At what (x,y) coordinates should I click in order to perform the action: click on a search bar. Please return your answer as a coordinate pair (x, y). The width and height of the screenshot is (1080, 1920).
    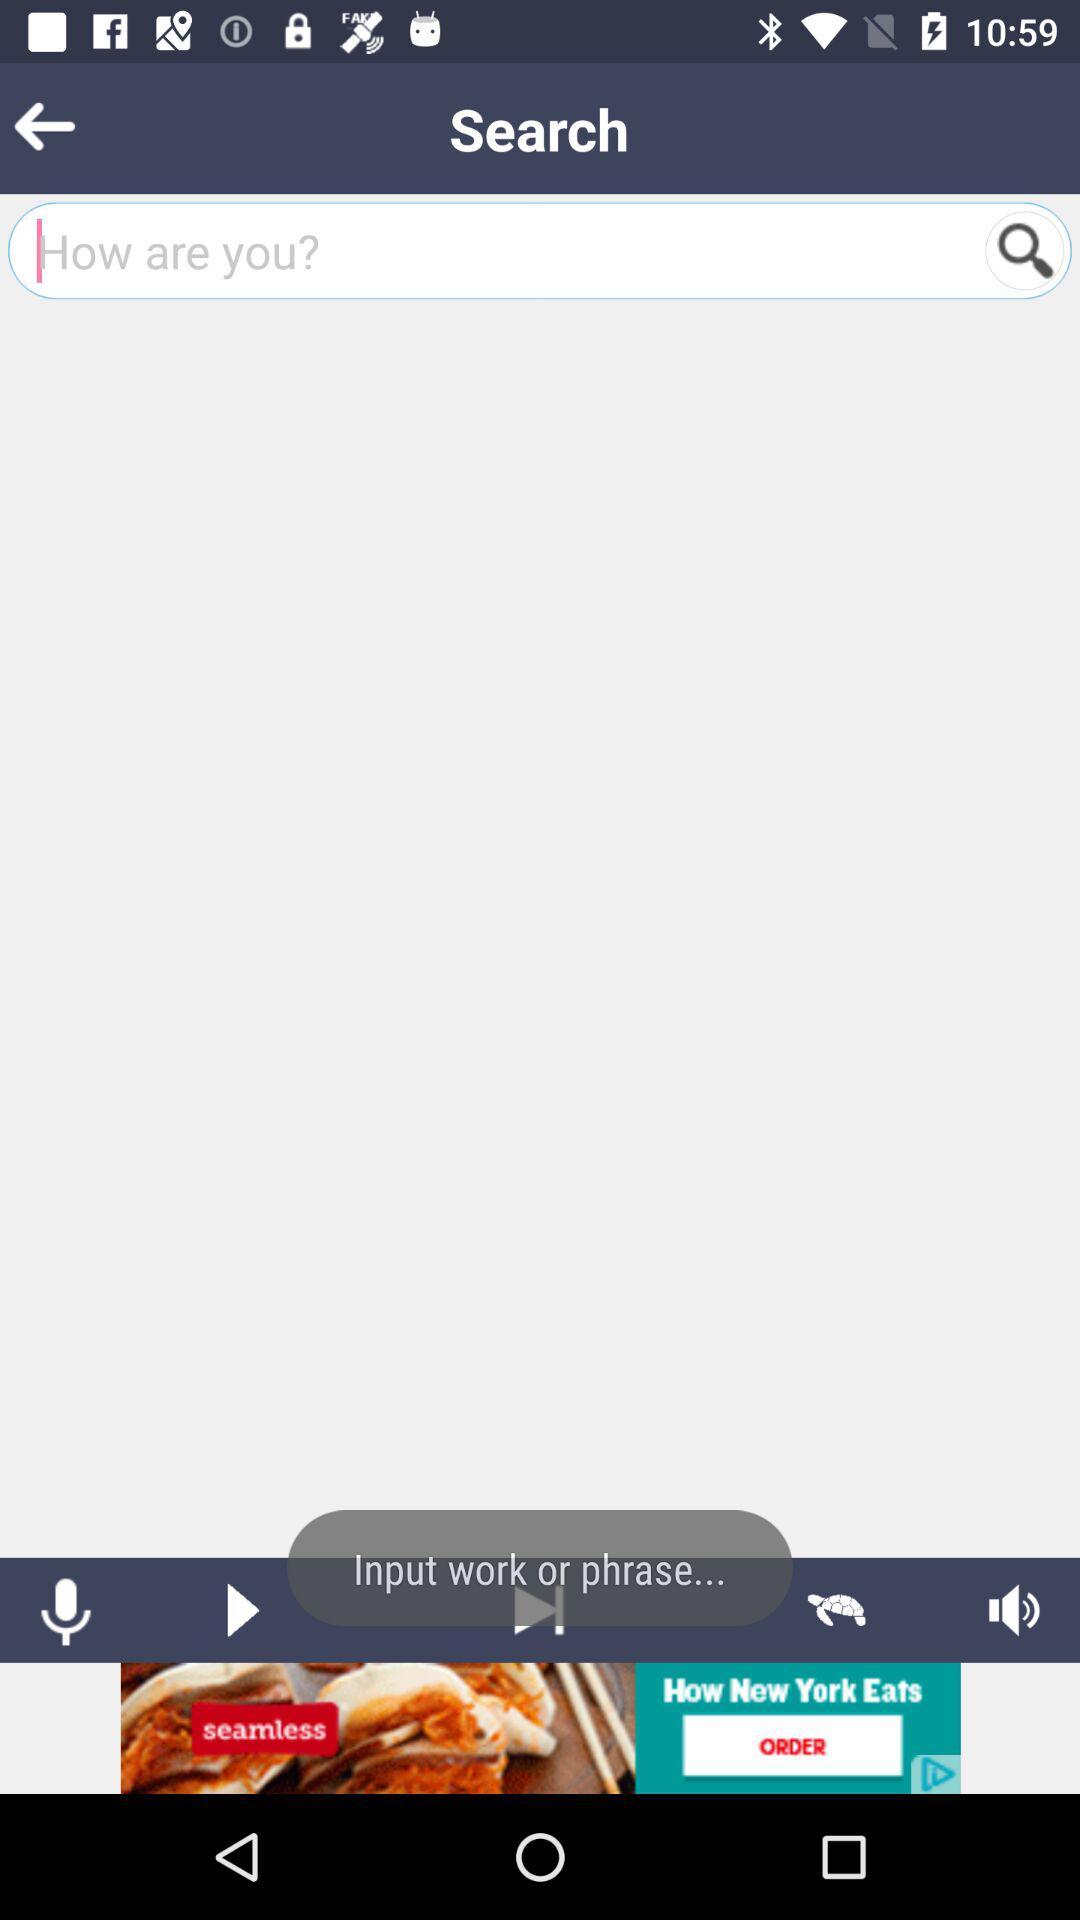
    Looking at the image, I should click on (1024, 249).